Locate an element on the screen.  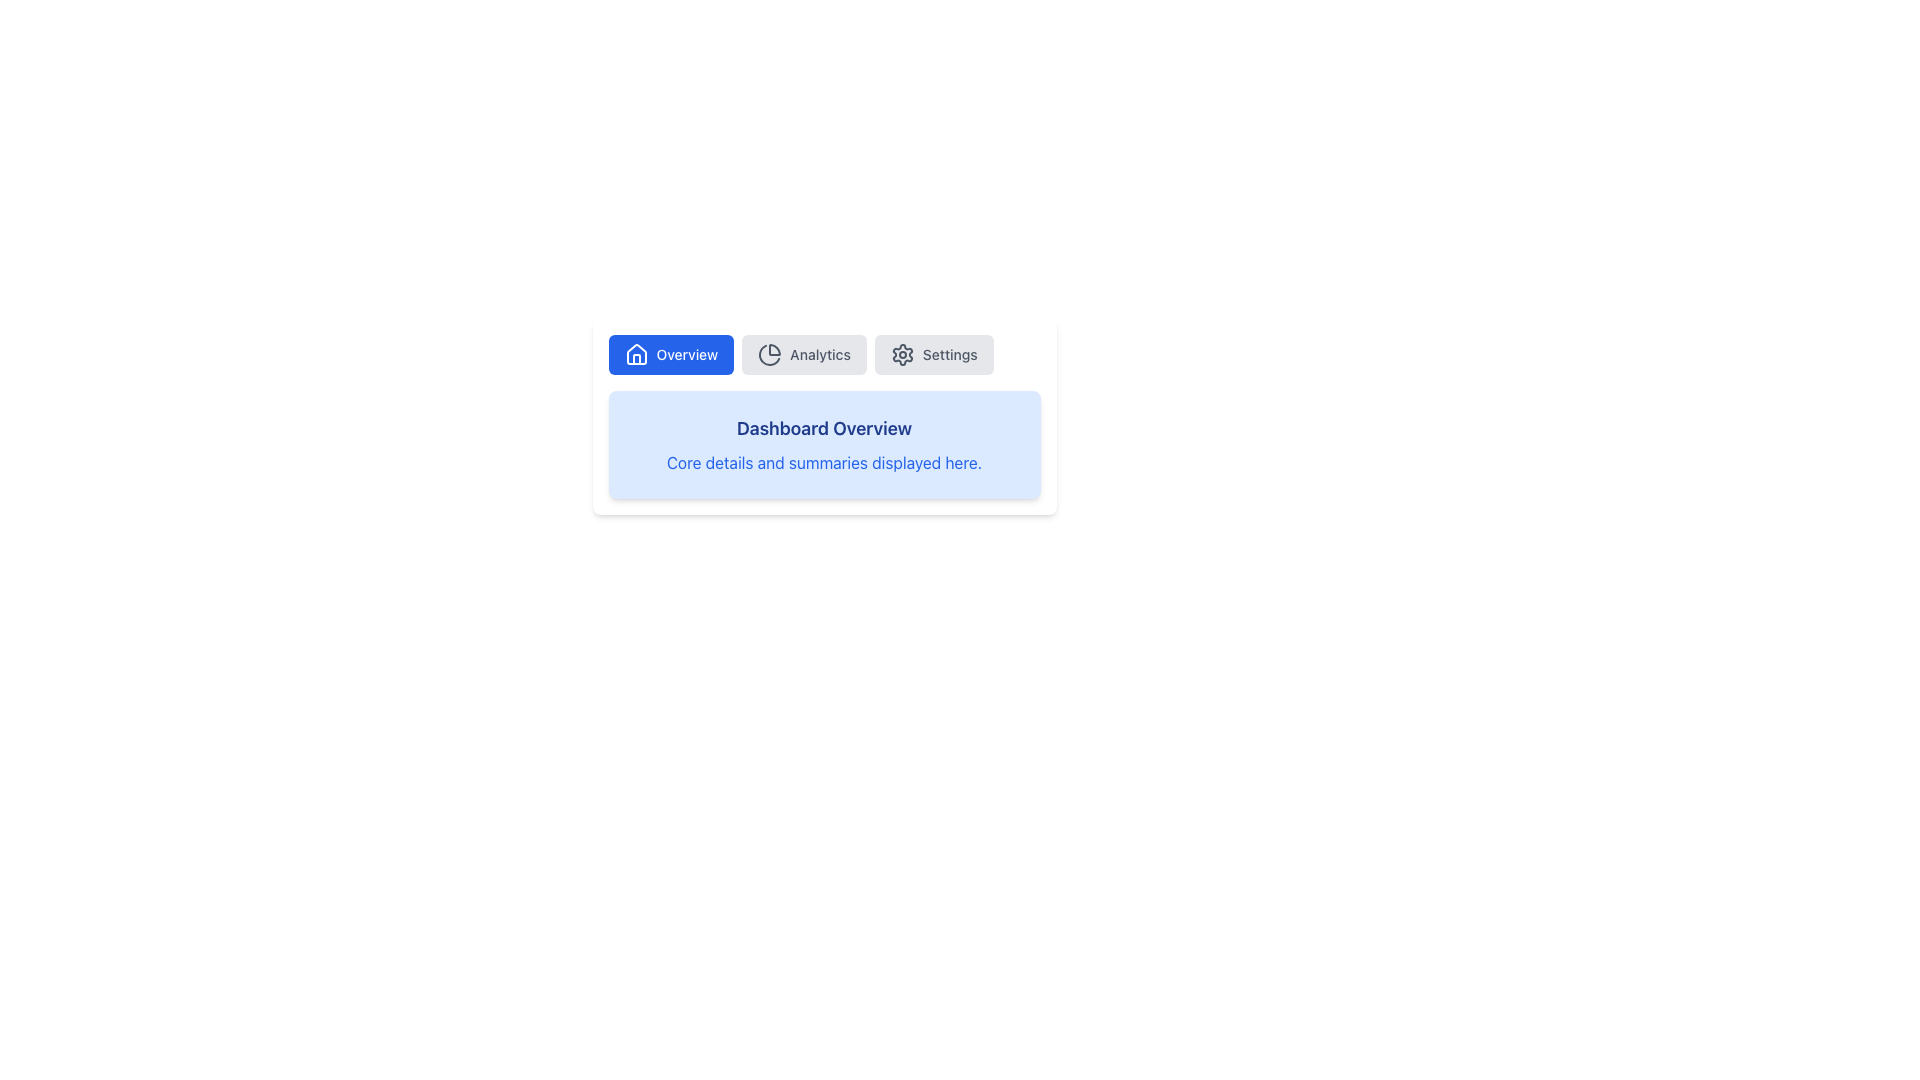
the settings icon located within the 'Settings' button at the top toolbar is located at coordinates (901, 353).